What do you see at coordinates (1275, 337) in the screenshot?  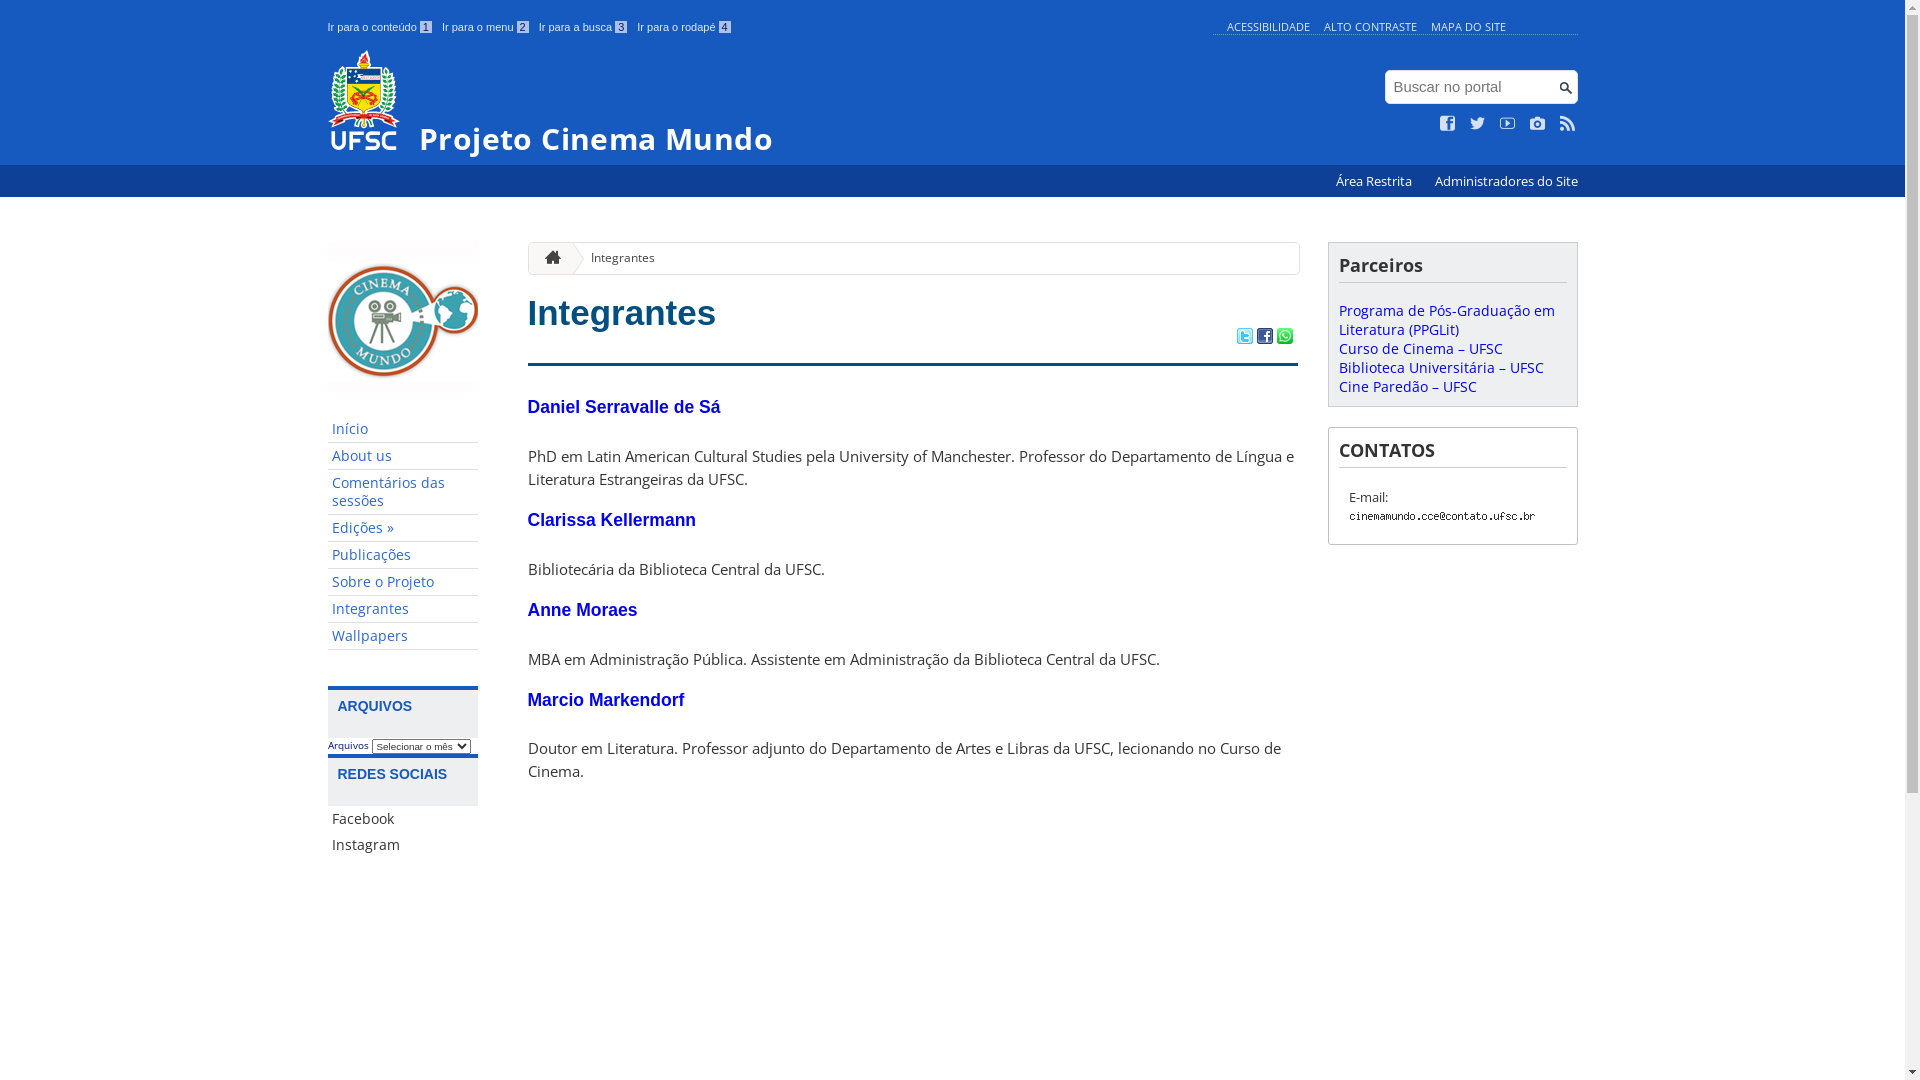 I see `'Compartilhar no WhatsApp'` at bounding box center [1275, 337].